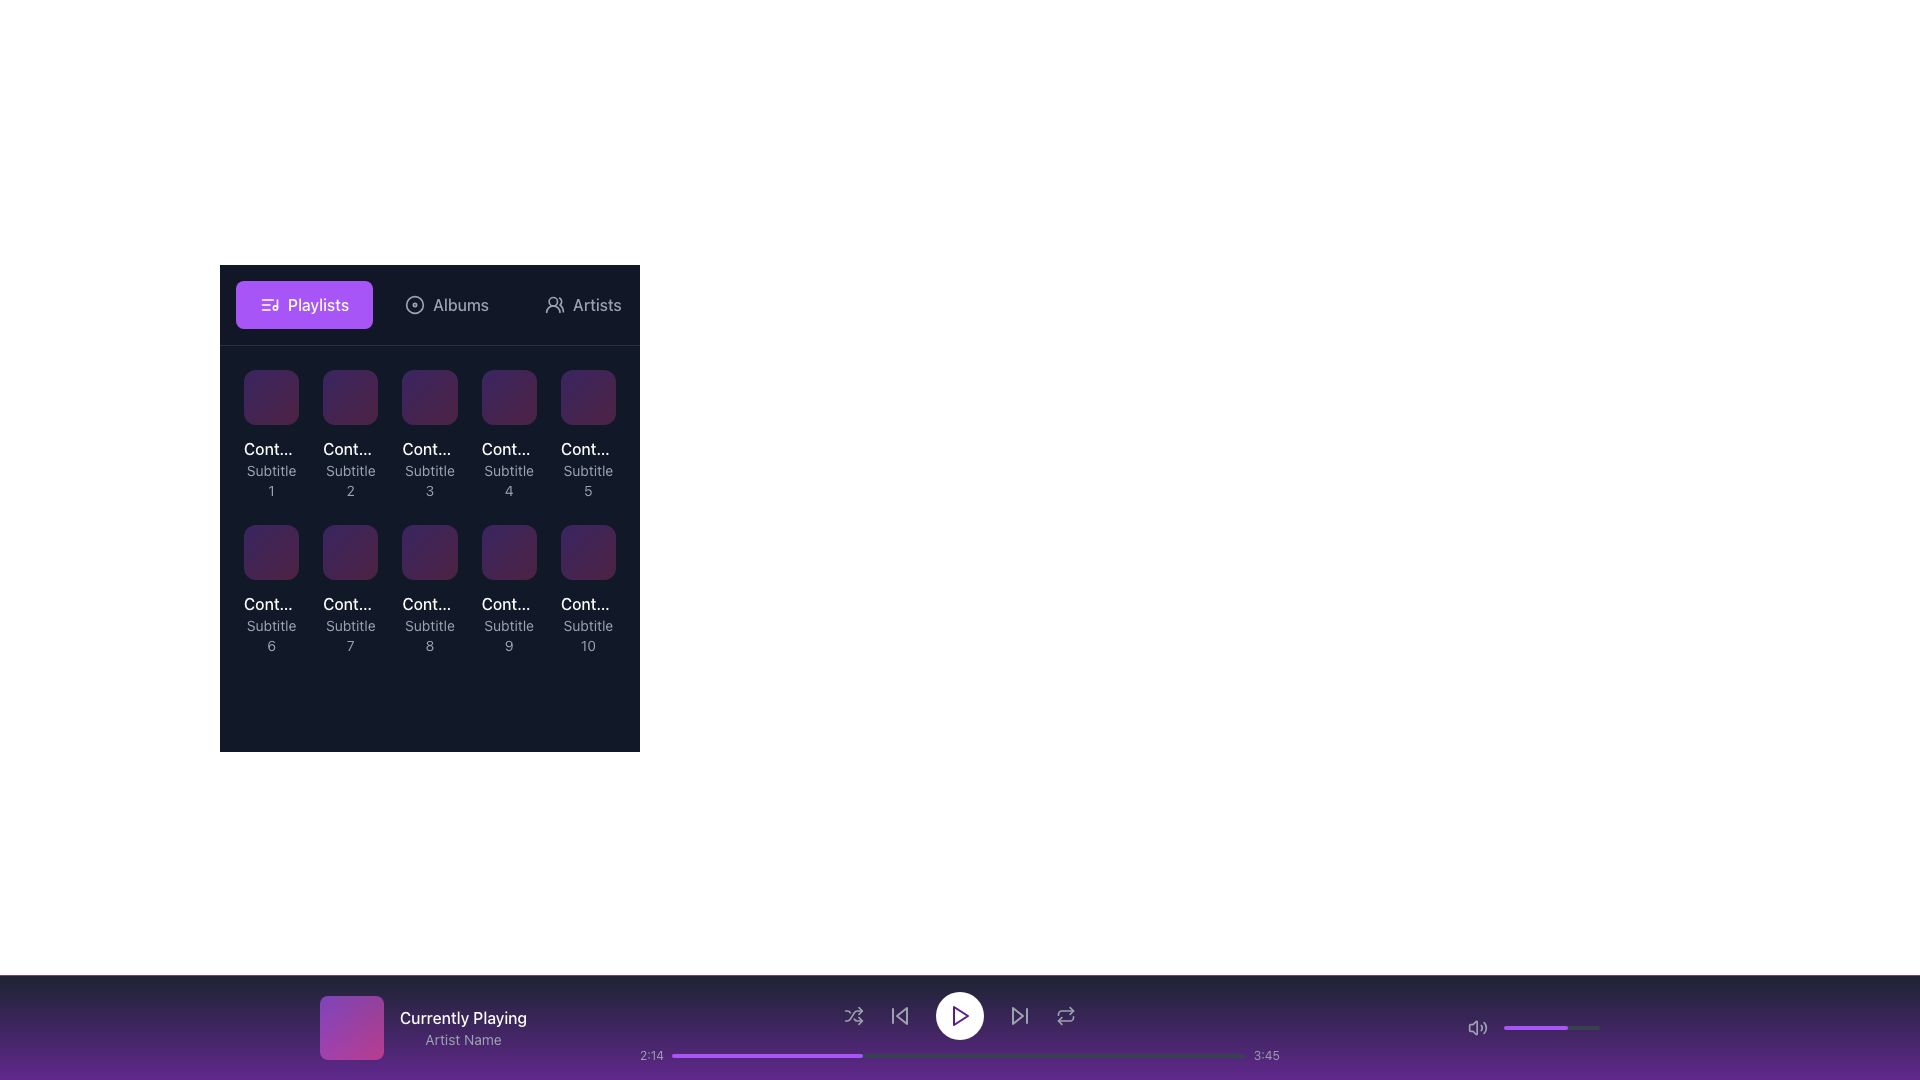 This screenshot has height=1080, width=1920. I want to click on the volume slider, so click(1579, 1028).